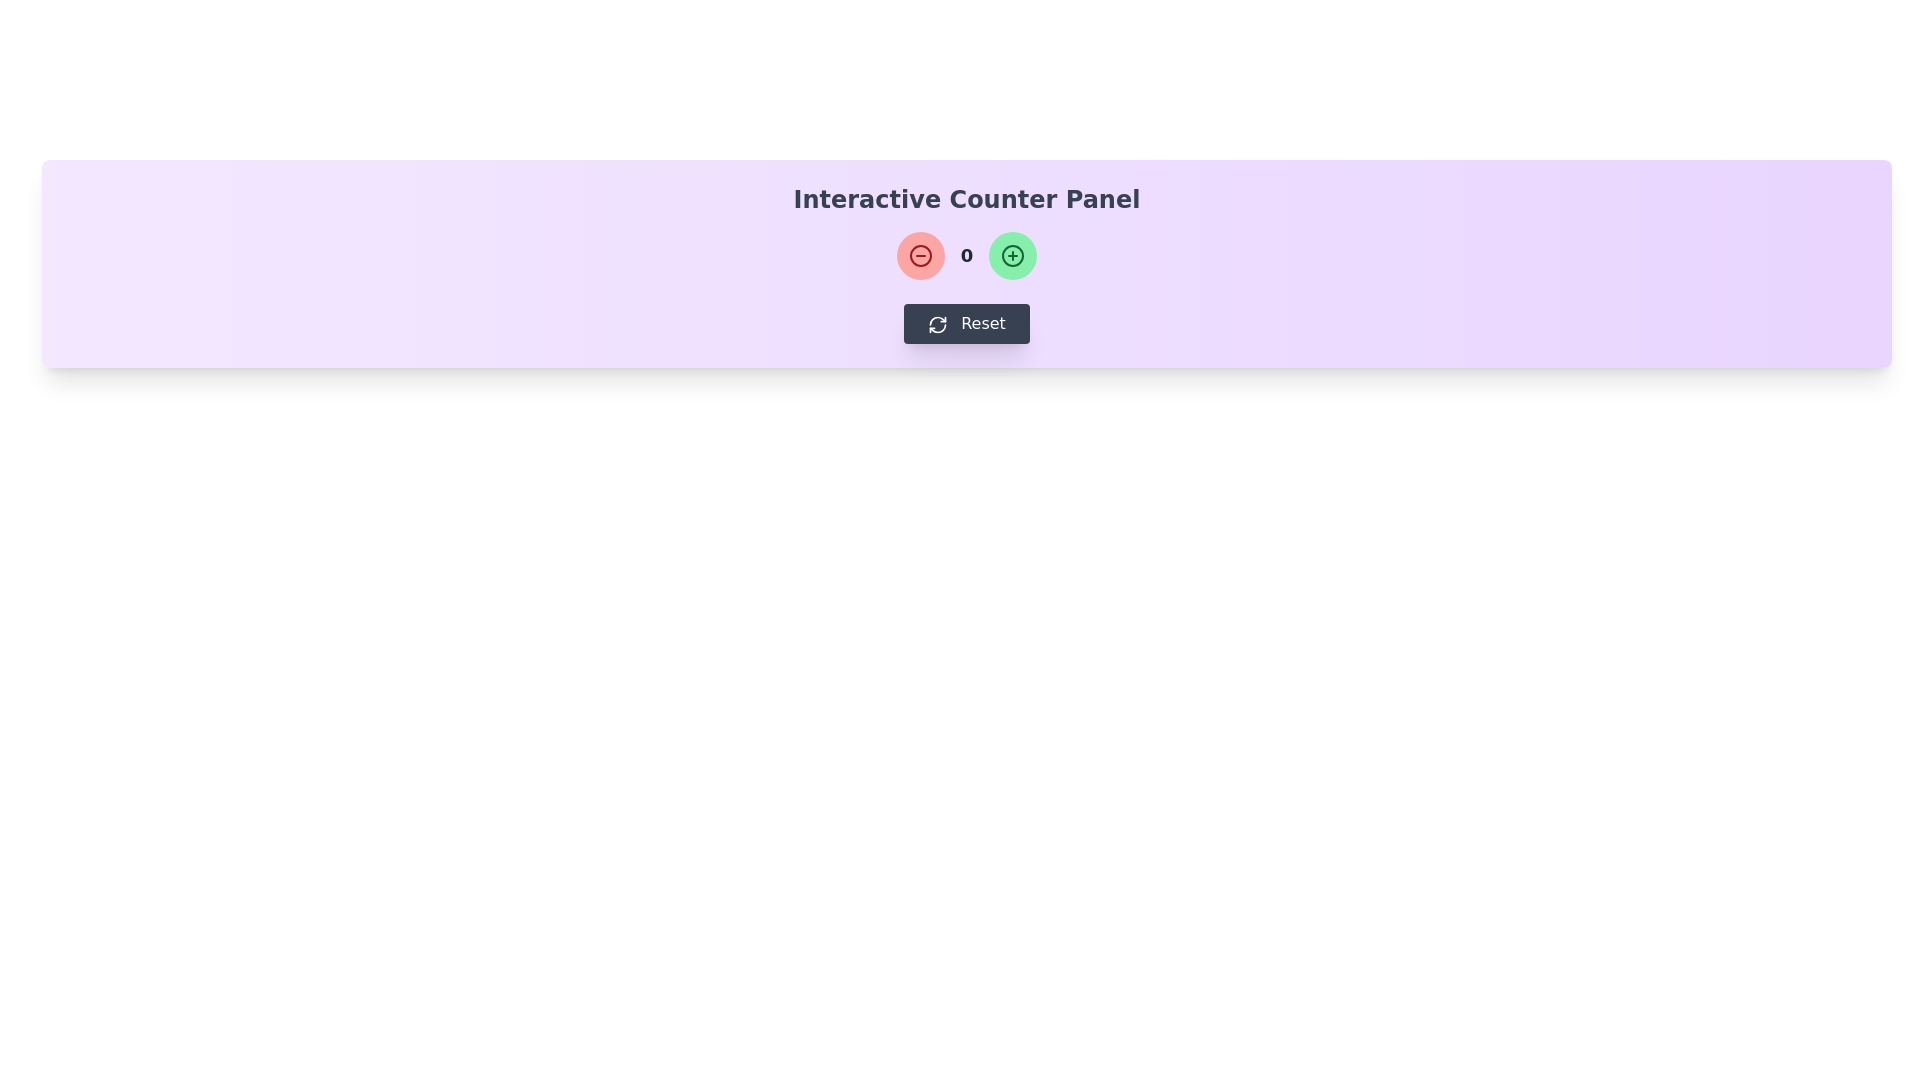 This screenshot has width=1920, height=1080. Describe the element at coordinates (1013, 254) in the screenshot. I see `the circular green button with a plus icon` at that location.